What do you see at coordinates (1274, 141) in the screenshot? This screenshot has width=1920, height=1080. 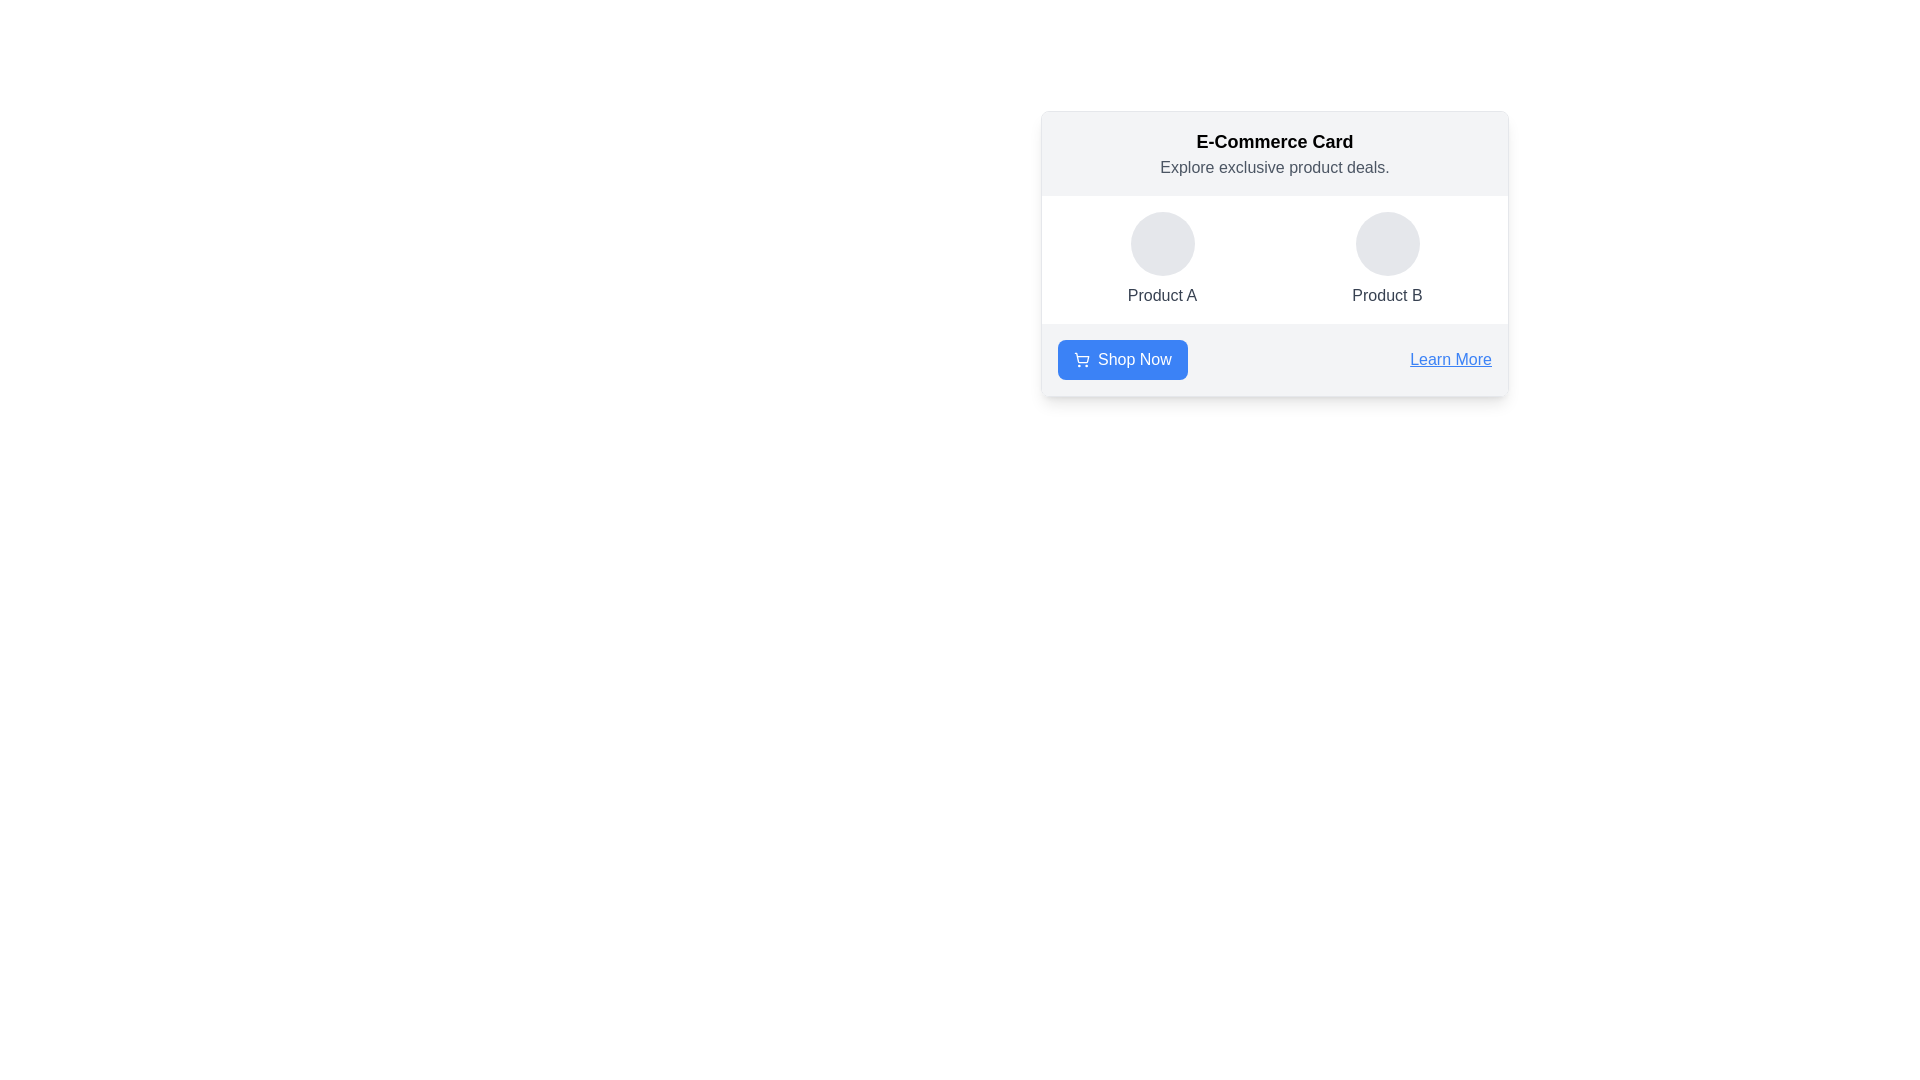 I see `the static text element that reads 'E-Commerce Card', which is styled in bold and large font, located at the top of a card-like interface with a light gray background` at bounding box center [1274, 141].